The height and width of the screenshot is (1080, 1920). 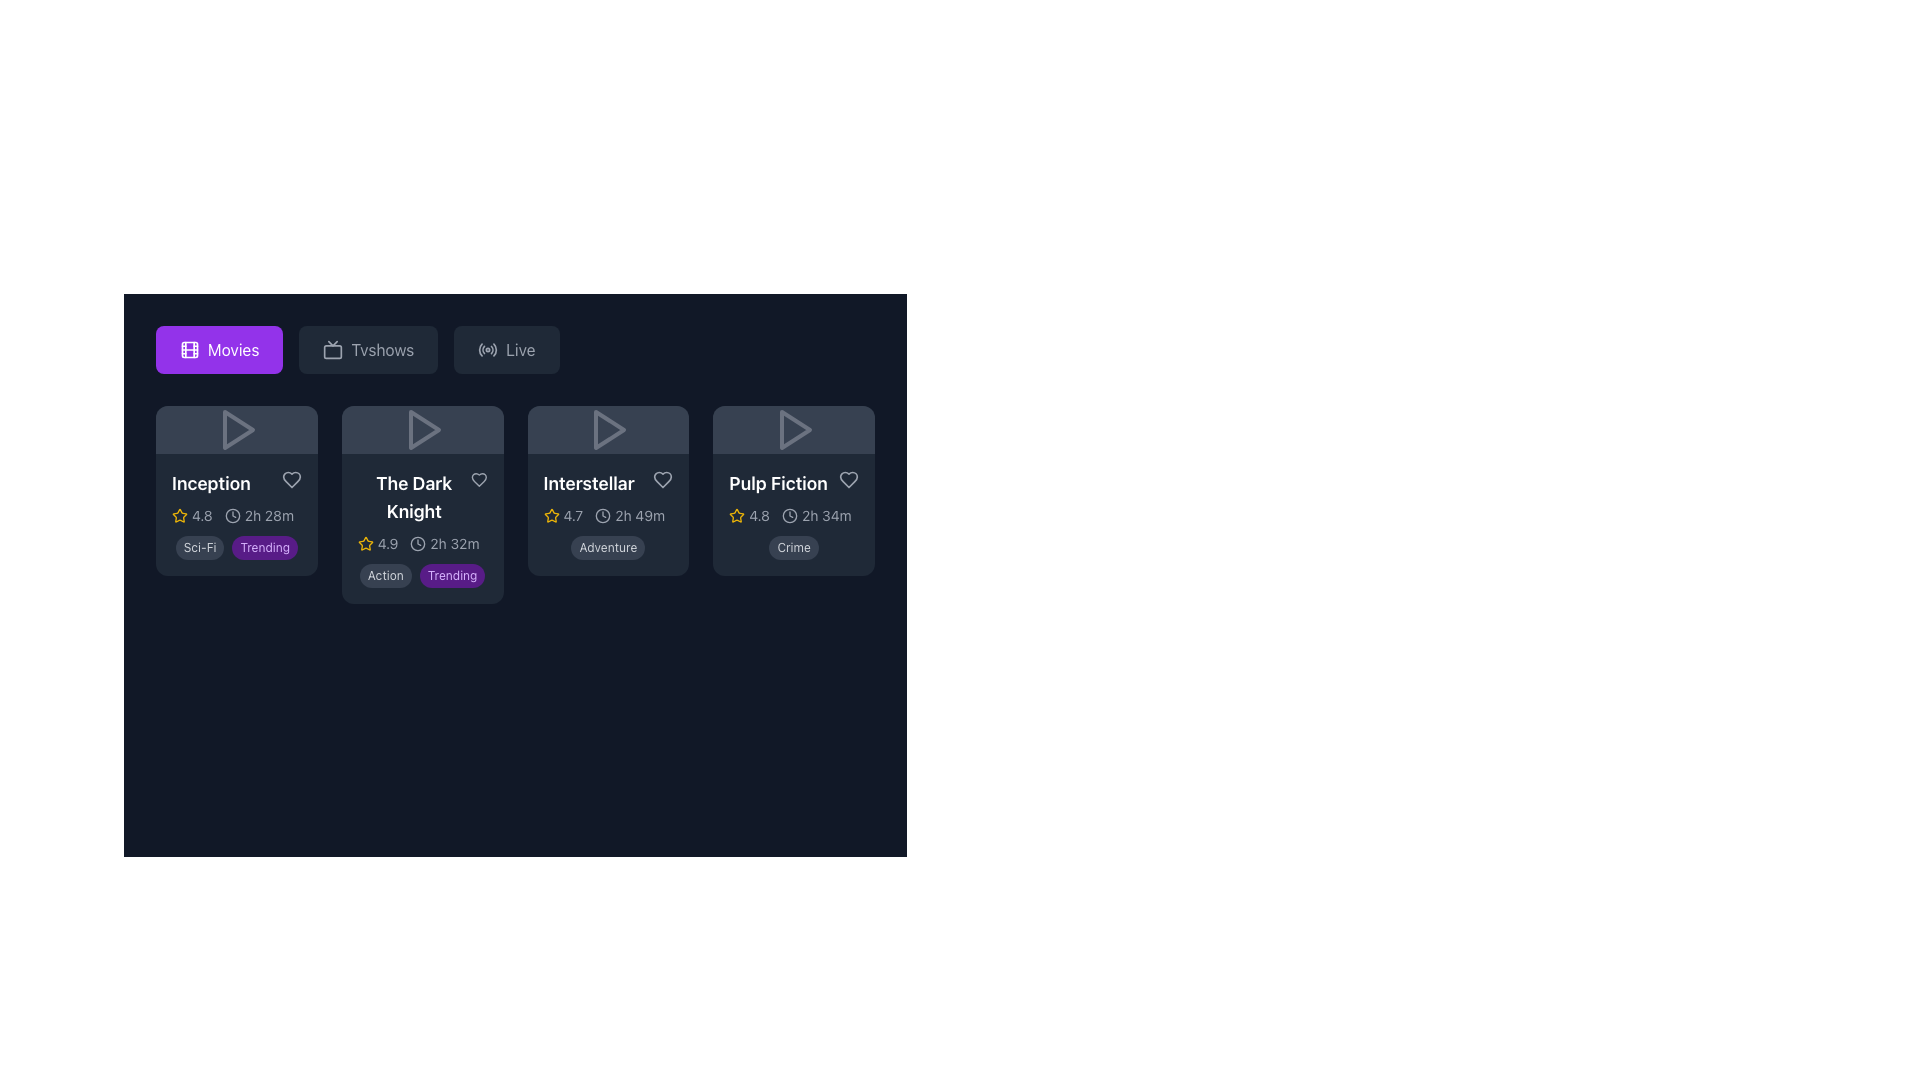 I want to click on the play icon for the movie 'Interstellar', which is centered in the upper portion of its card, so click(x=607, y=428).